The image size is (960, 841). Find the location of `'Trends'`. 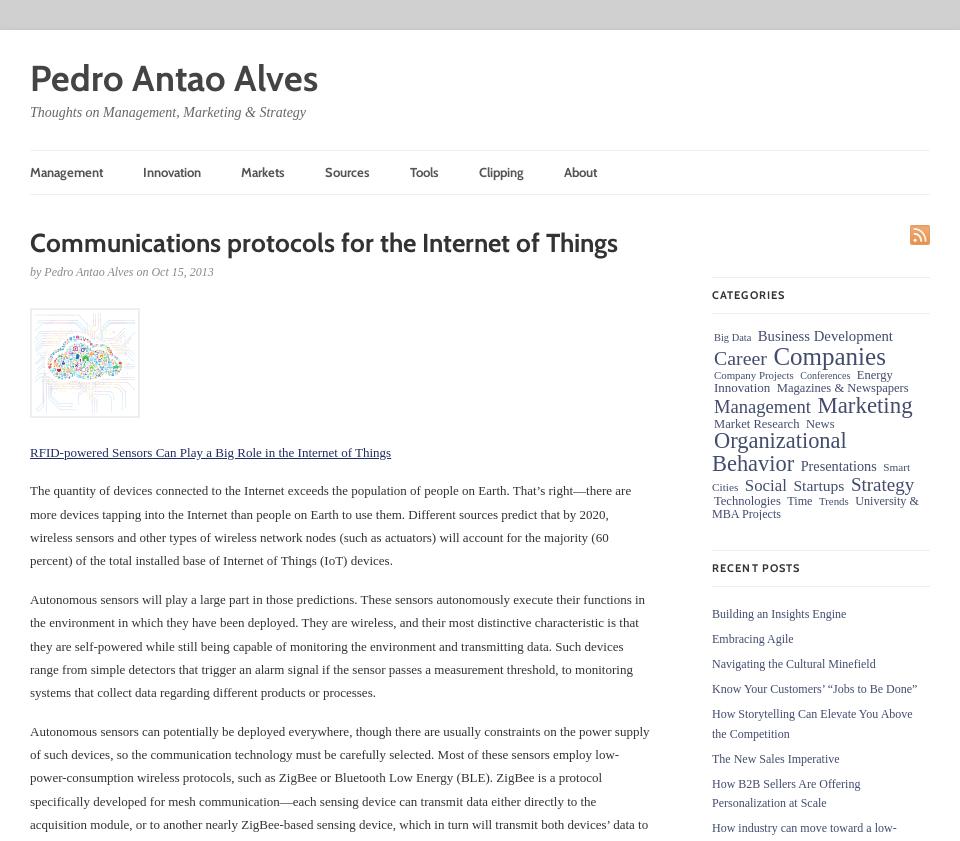

'Trends' is located at coordinates (832, 500).